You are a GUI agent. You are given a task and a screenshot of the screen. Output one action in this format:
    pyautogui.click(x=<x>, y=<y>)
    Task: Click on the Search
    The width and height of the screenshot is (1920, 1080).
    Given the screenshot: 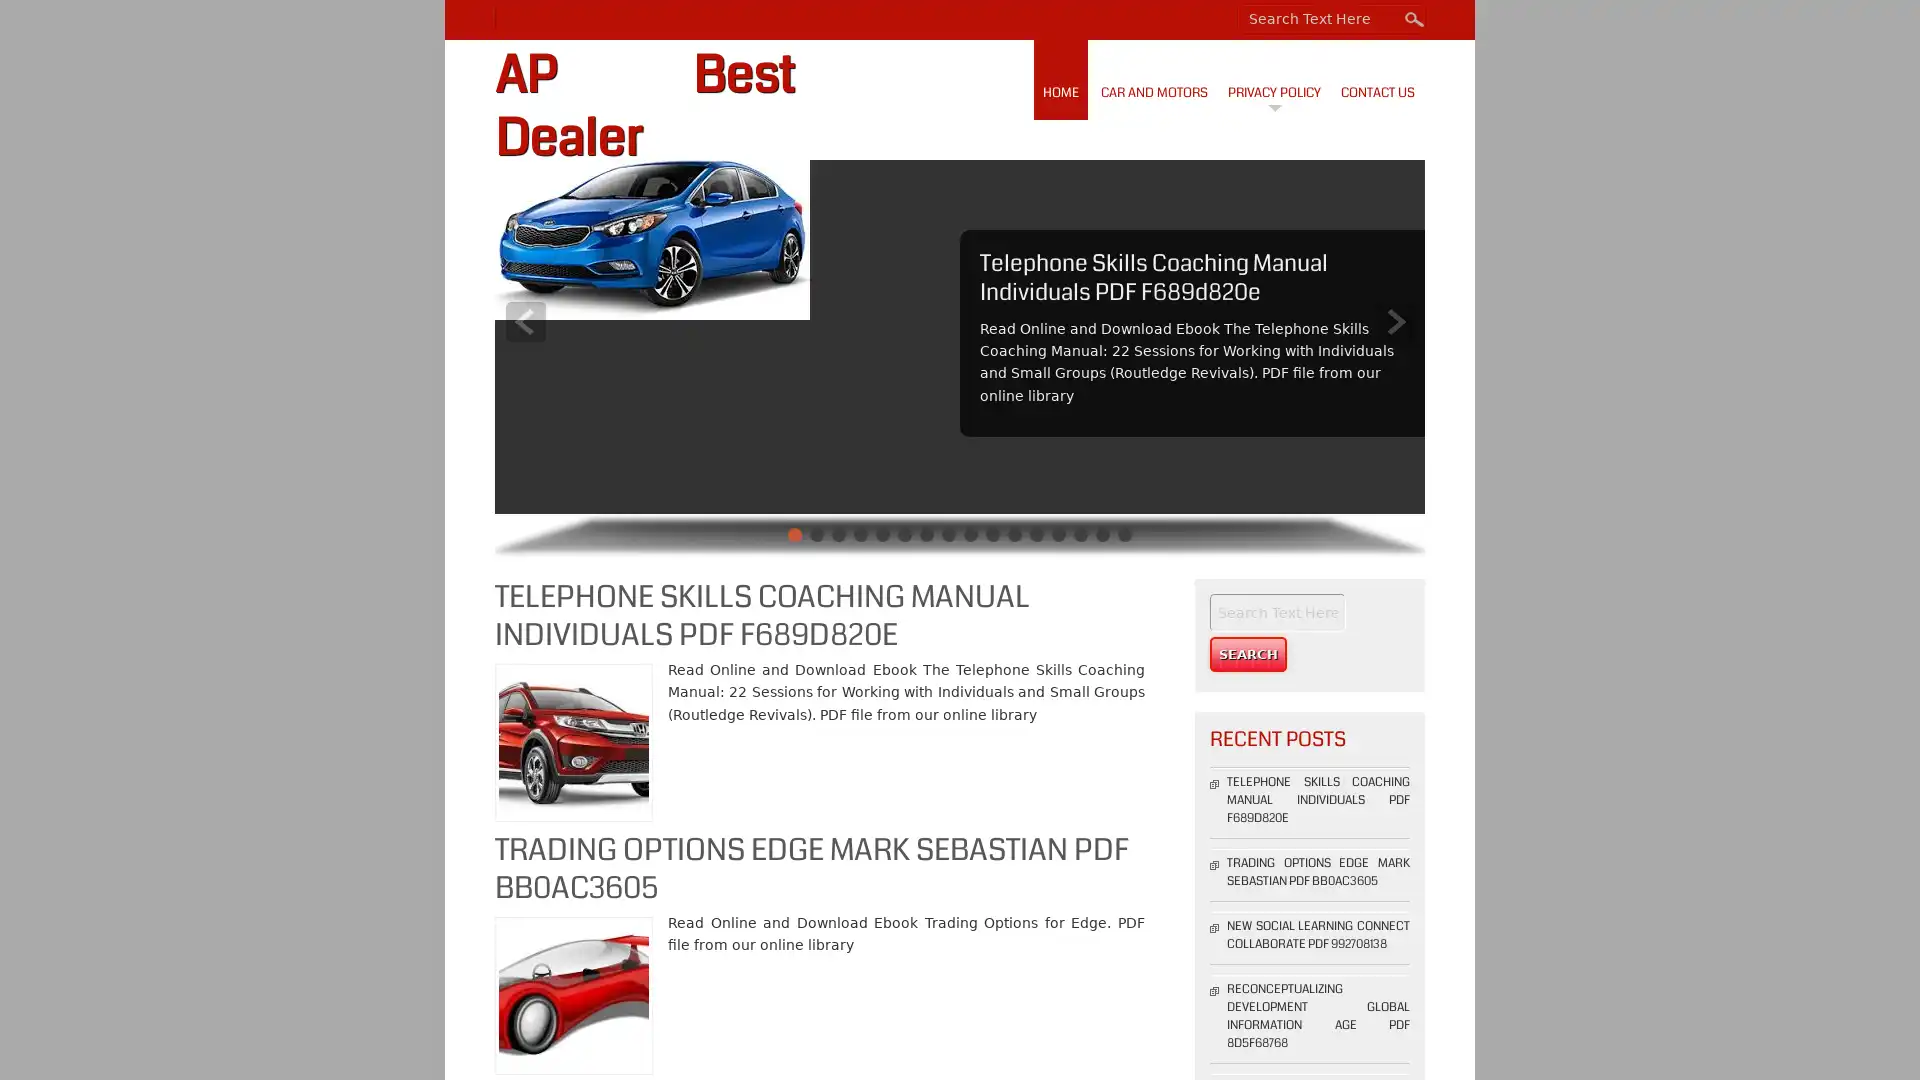 What is the action you would take?
    pyautogui.click(x=1247, y=654)
    